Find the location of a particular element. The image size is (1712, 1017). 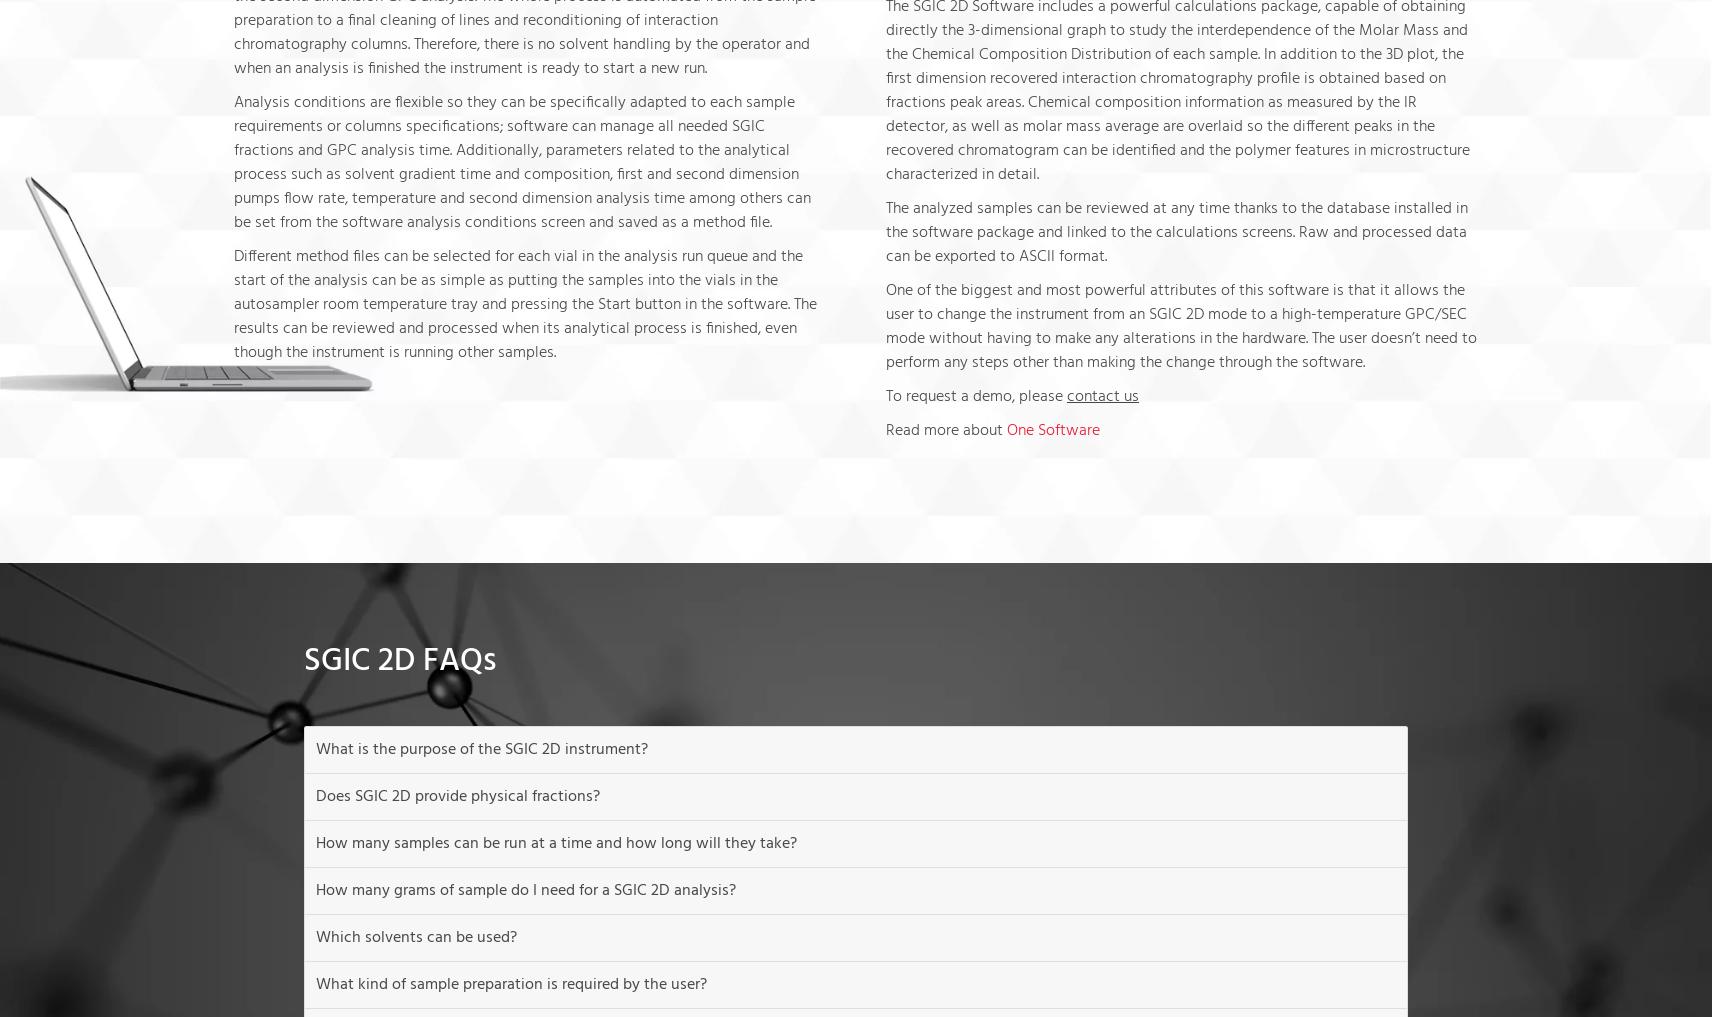

'One Software' is located at coordinates (1052, 429).